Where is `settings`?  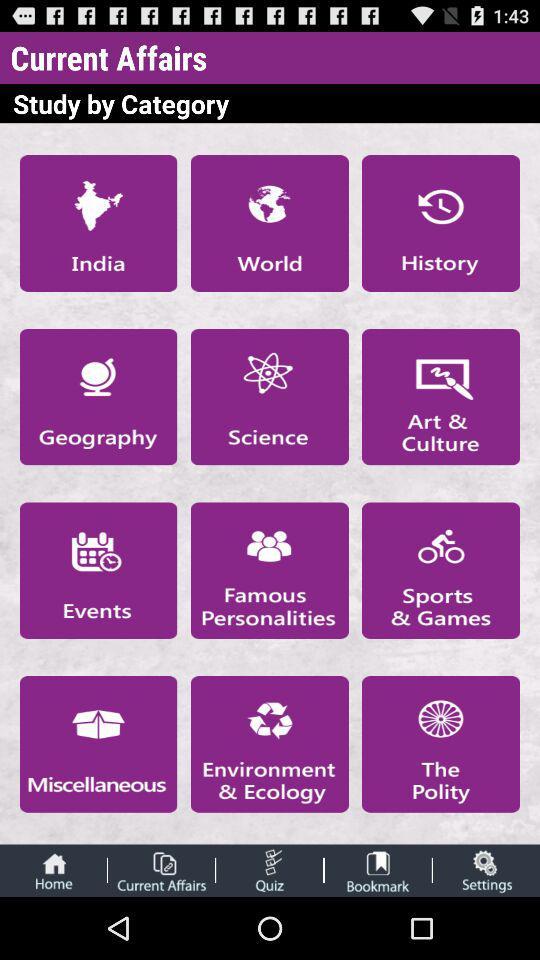
settings is located at coordinates (485, 869).